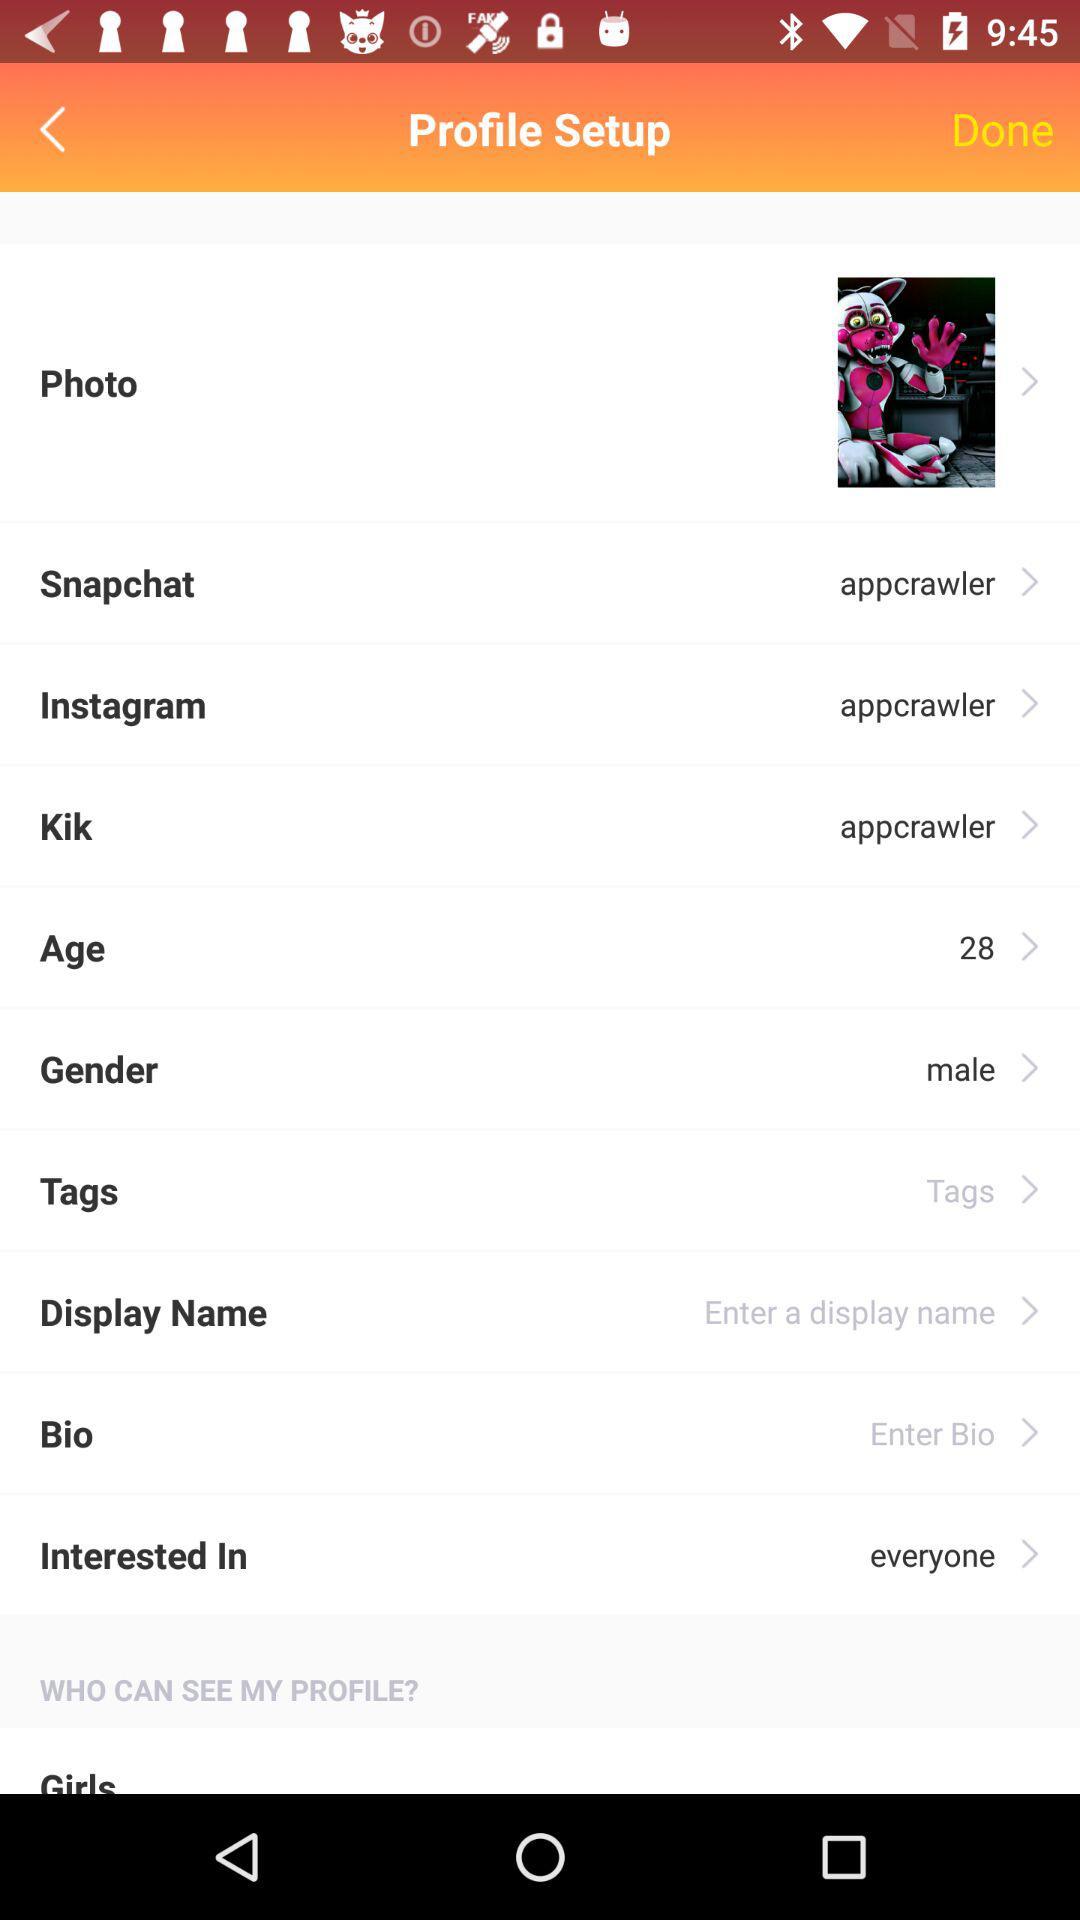 The image size is (1080, 1920). I want to click on the item to the left of profile setup icon, so click(56, 128).